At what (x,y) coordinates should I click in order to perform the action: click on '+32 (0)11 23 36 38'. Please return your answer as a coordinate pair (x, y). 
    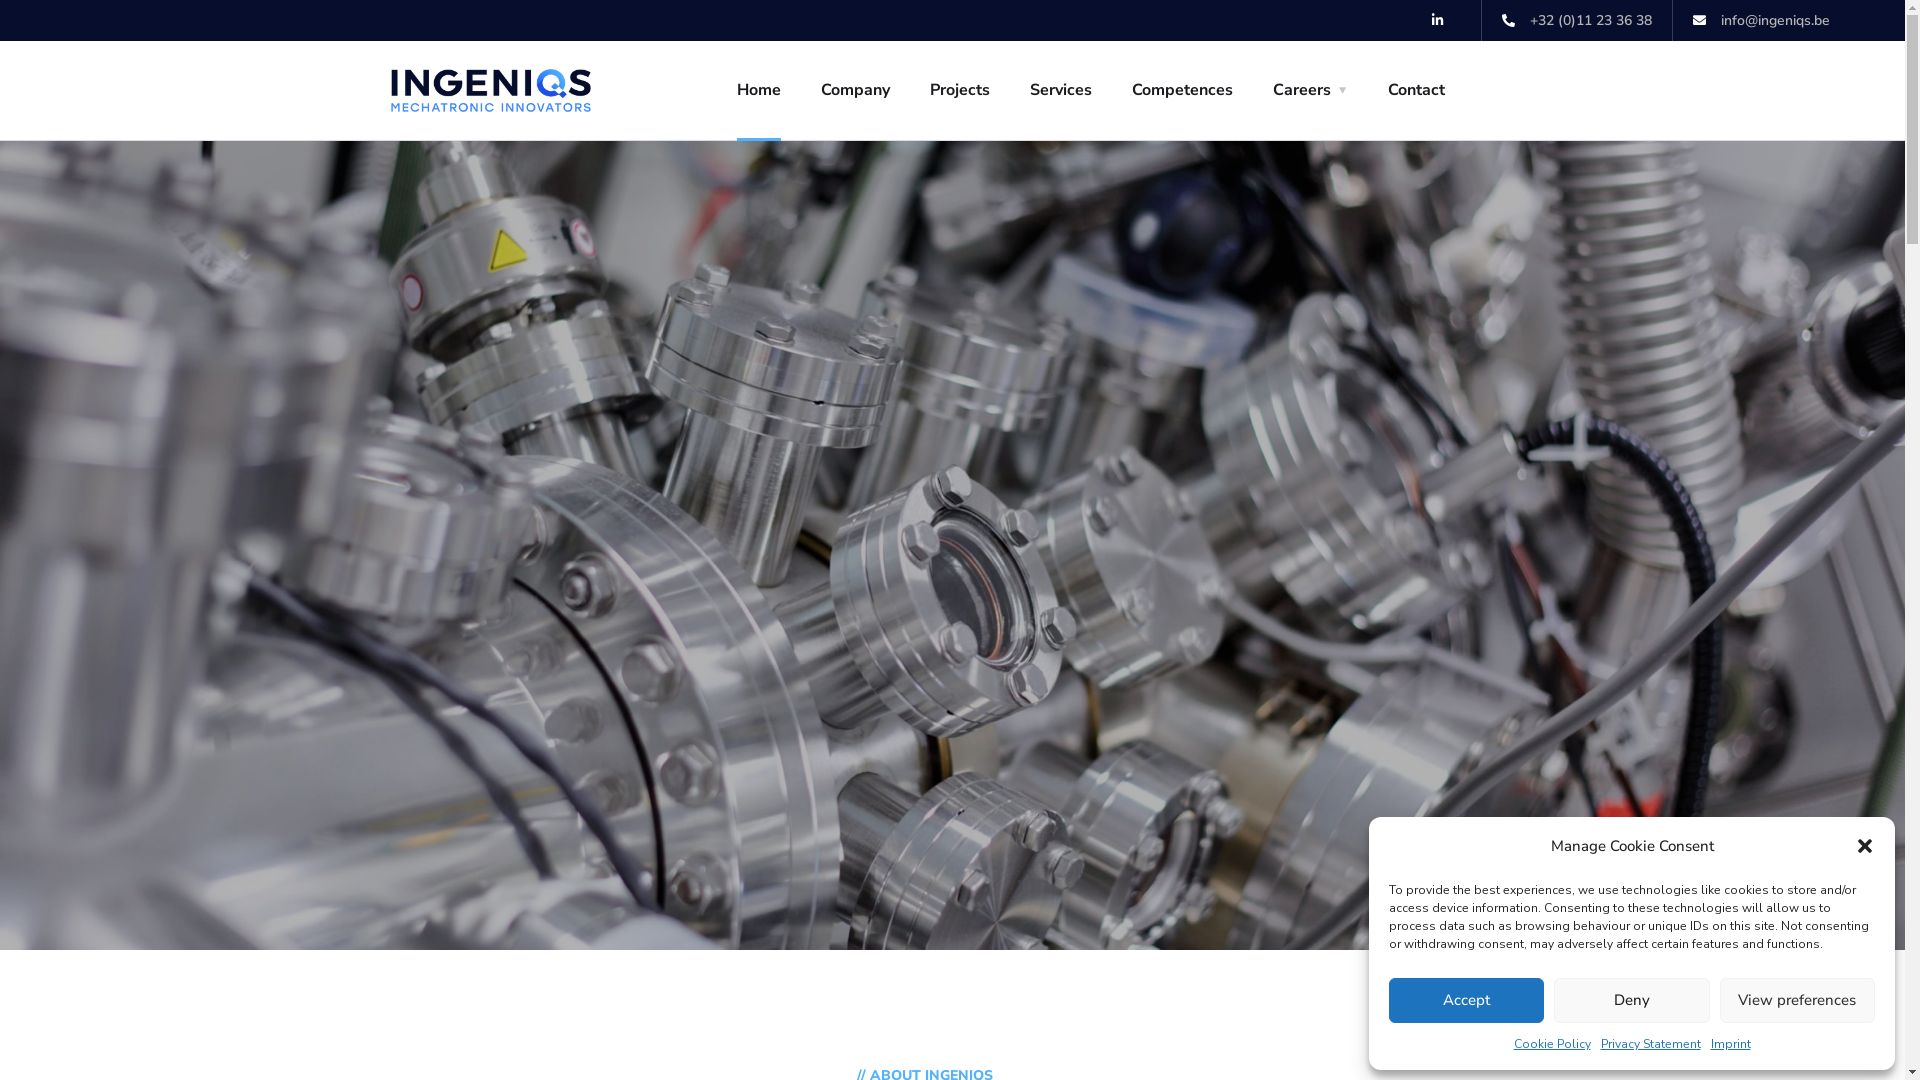
    Looking at the image, I should click on (1576, 20).